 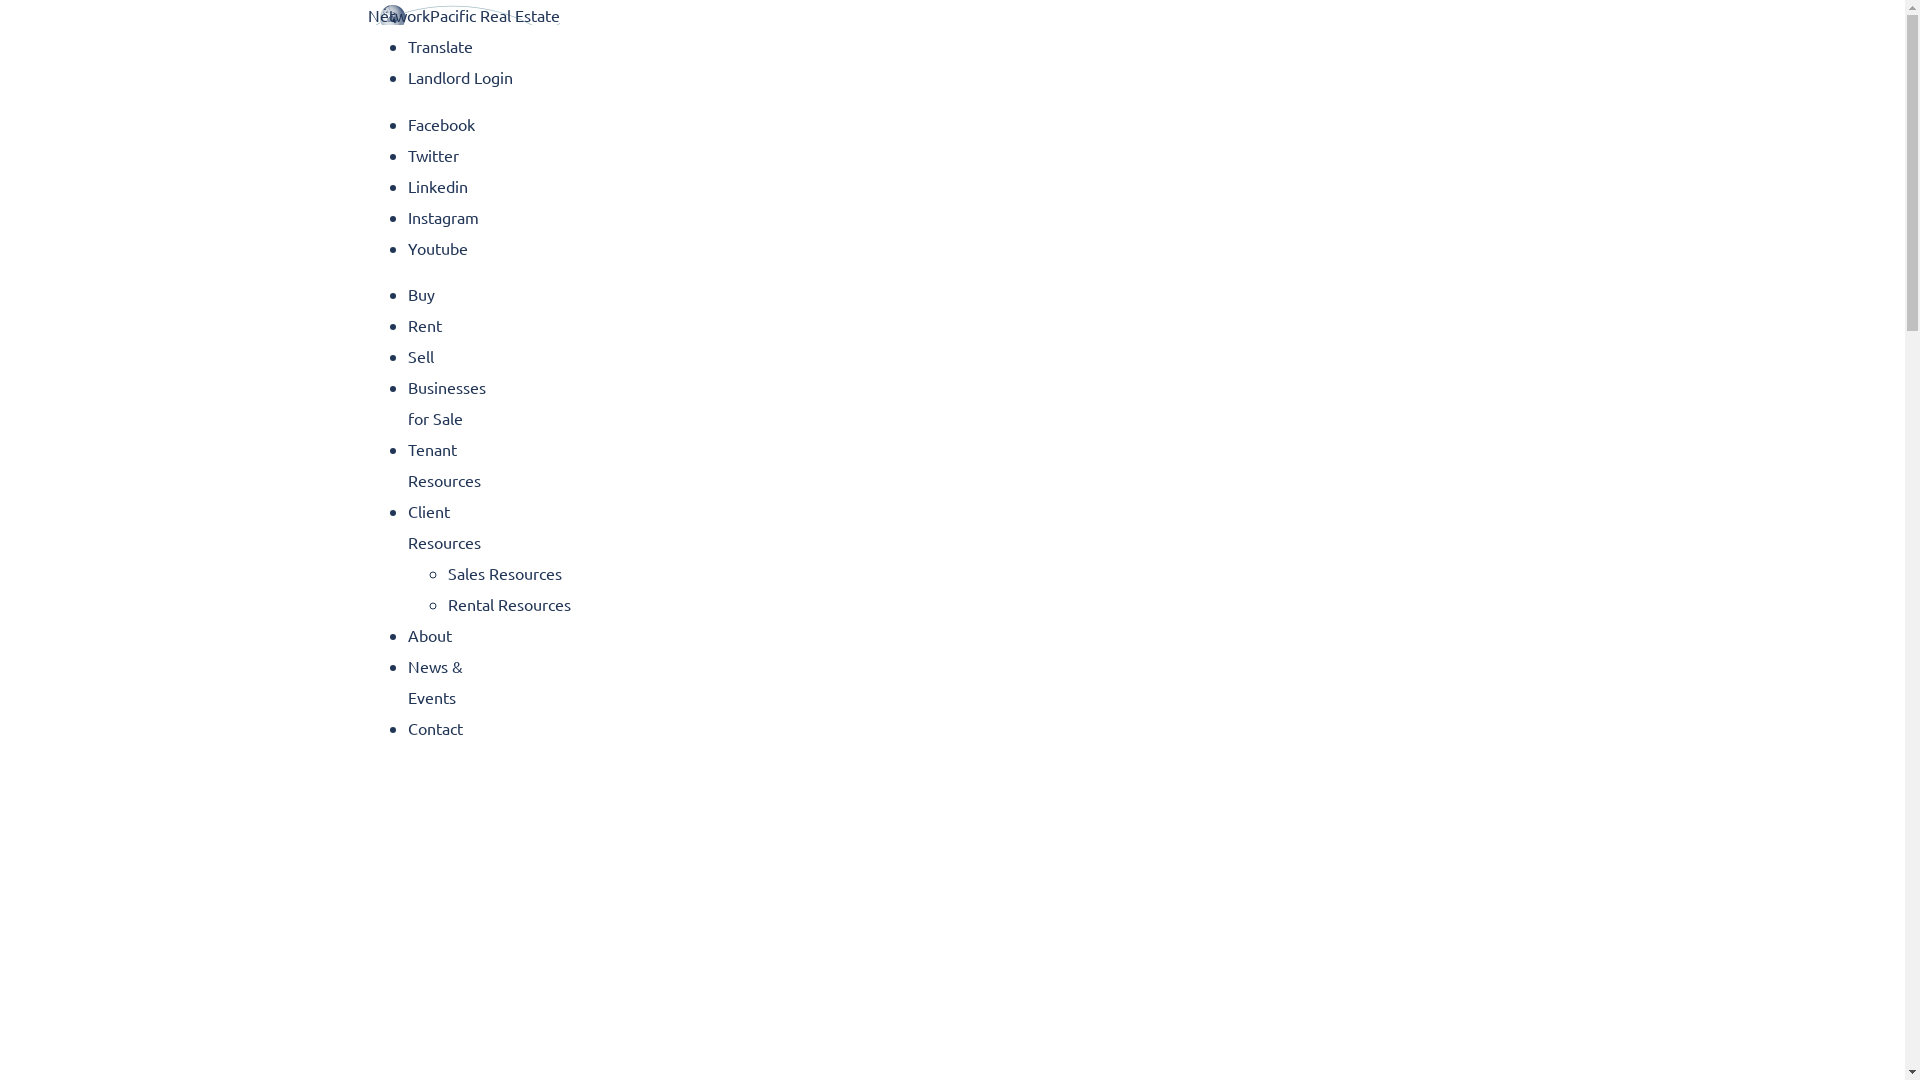 What do you see at coordinates (407, 464) in the screenshot?
I see `'Tenant` at bounding box center [407, 464].